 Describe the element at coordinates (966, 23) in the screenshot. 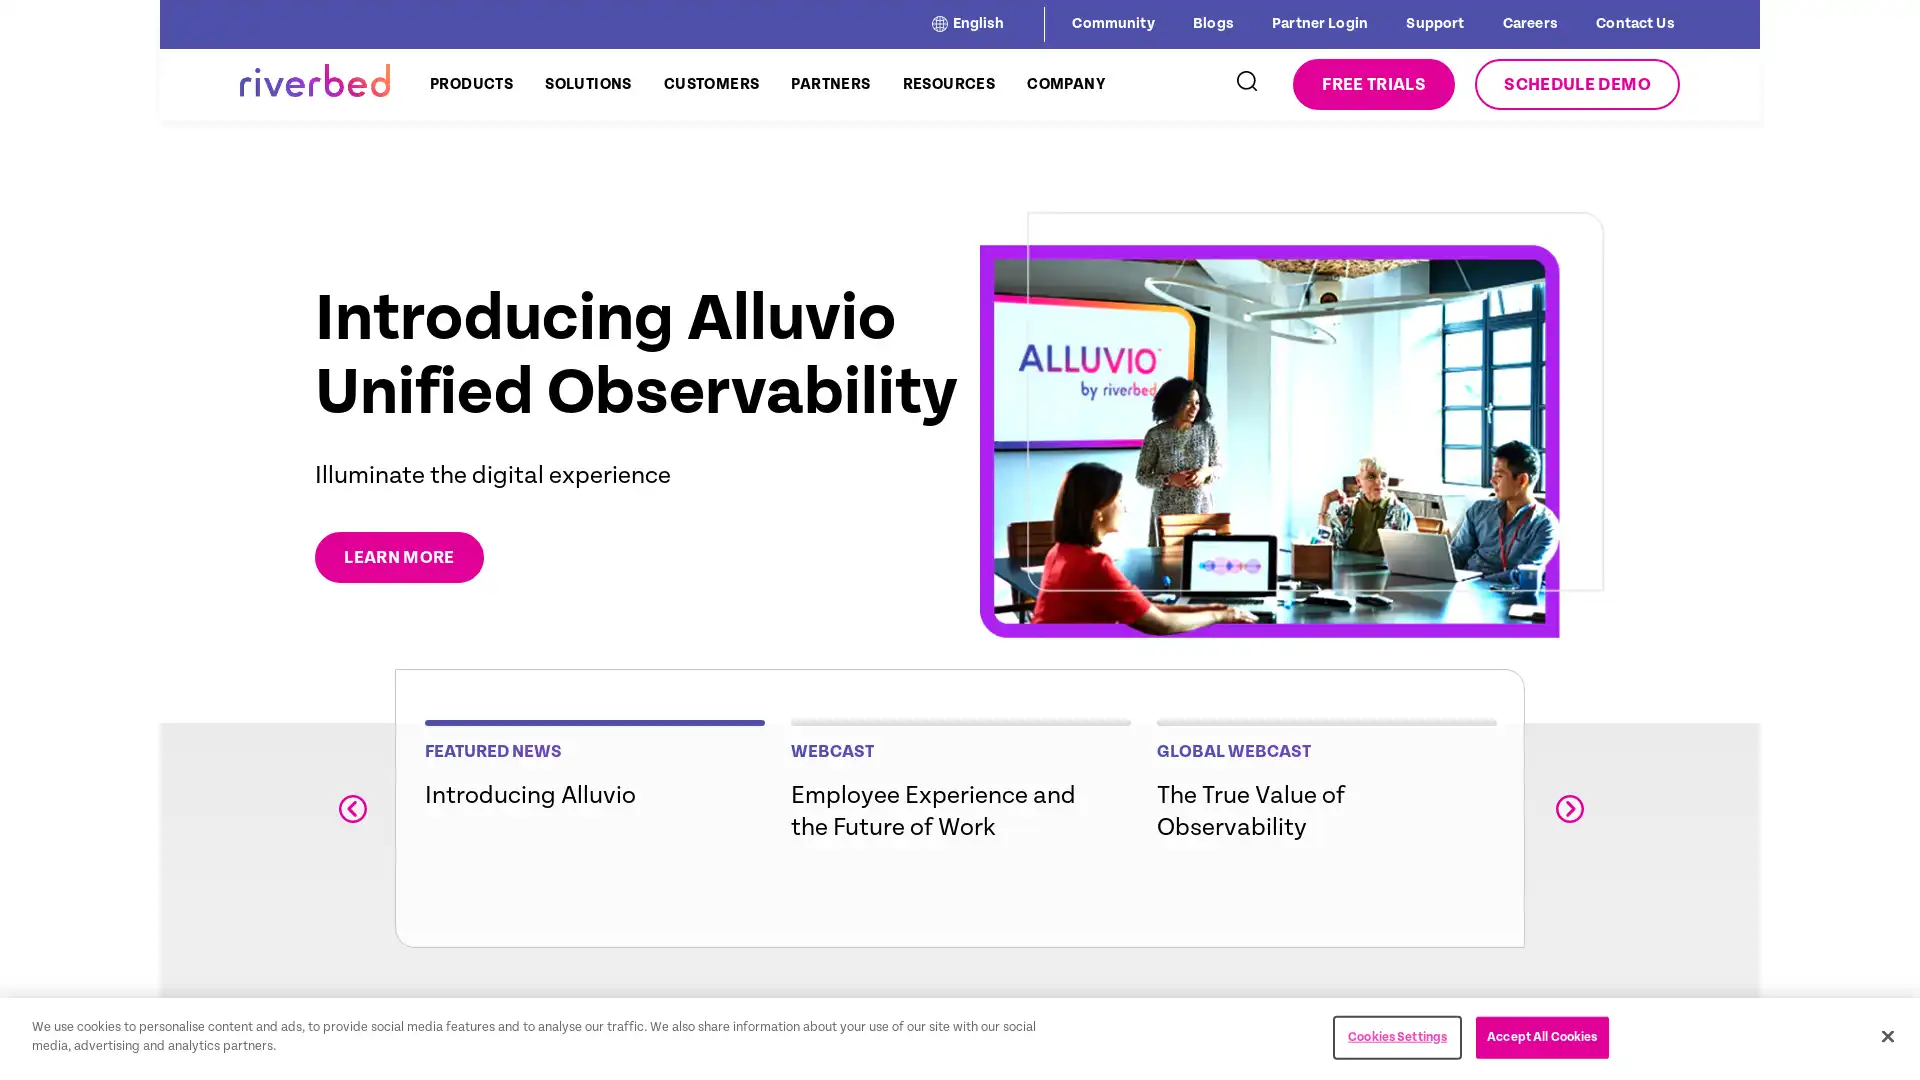

I see `English` at that location.